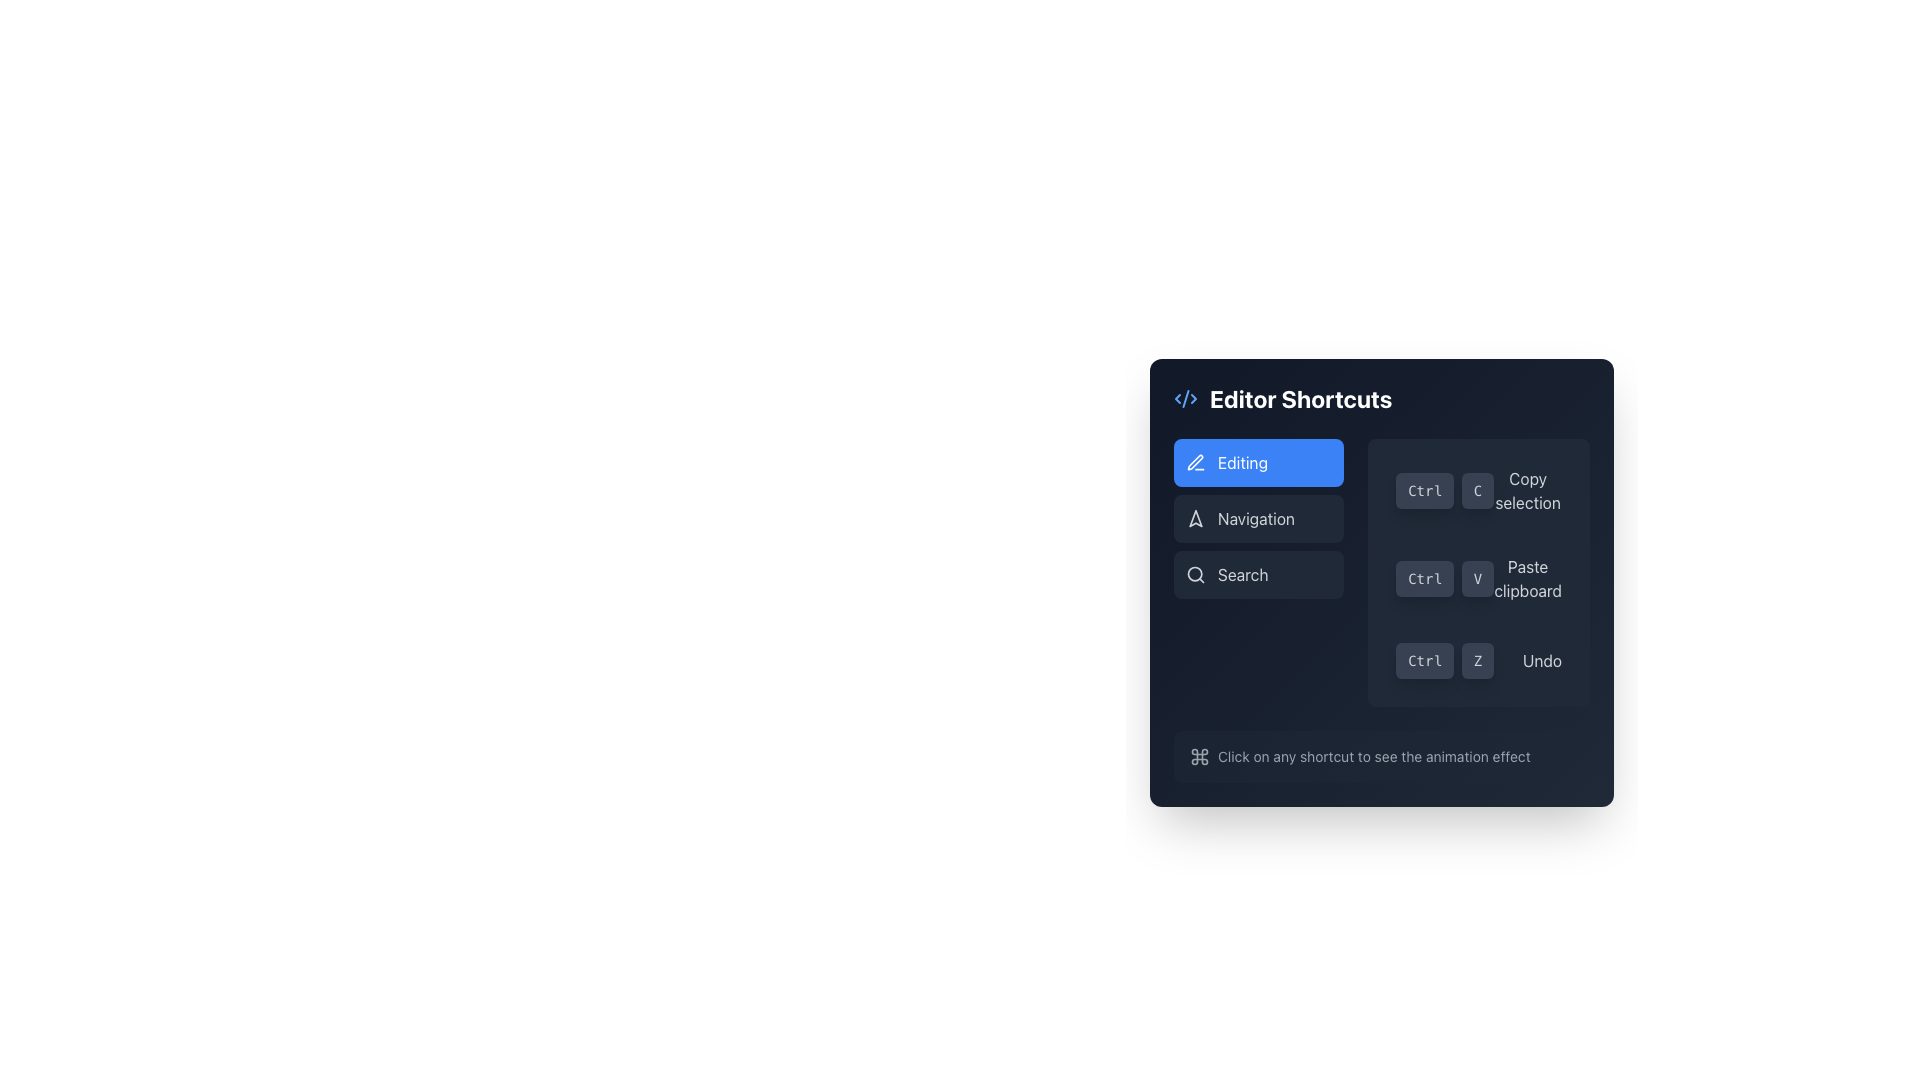 The image size is (1920, 1080). Describe the element at coordinates (1258, 518) in the screenshot. I see `the 'Navigation' button, which is the second button in a vertical stack of three buttons, to potentially see a visual effect` at that location.